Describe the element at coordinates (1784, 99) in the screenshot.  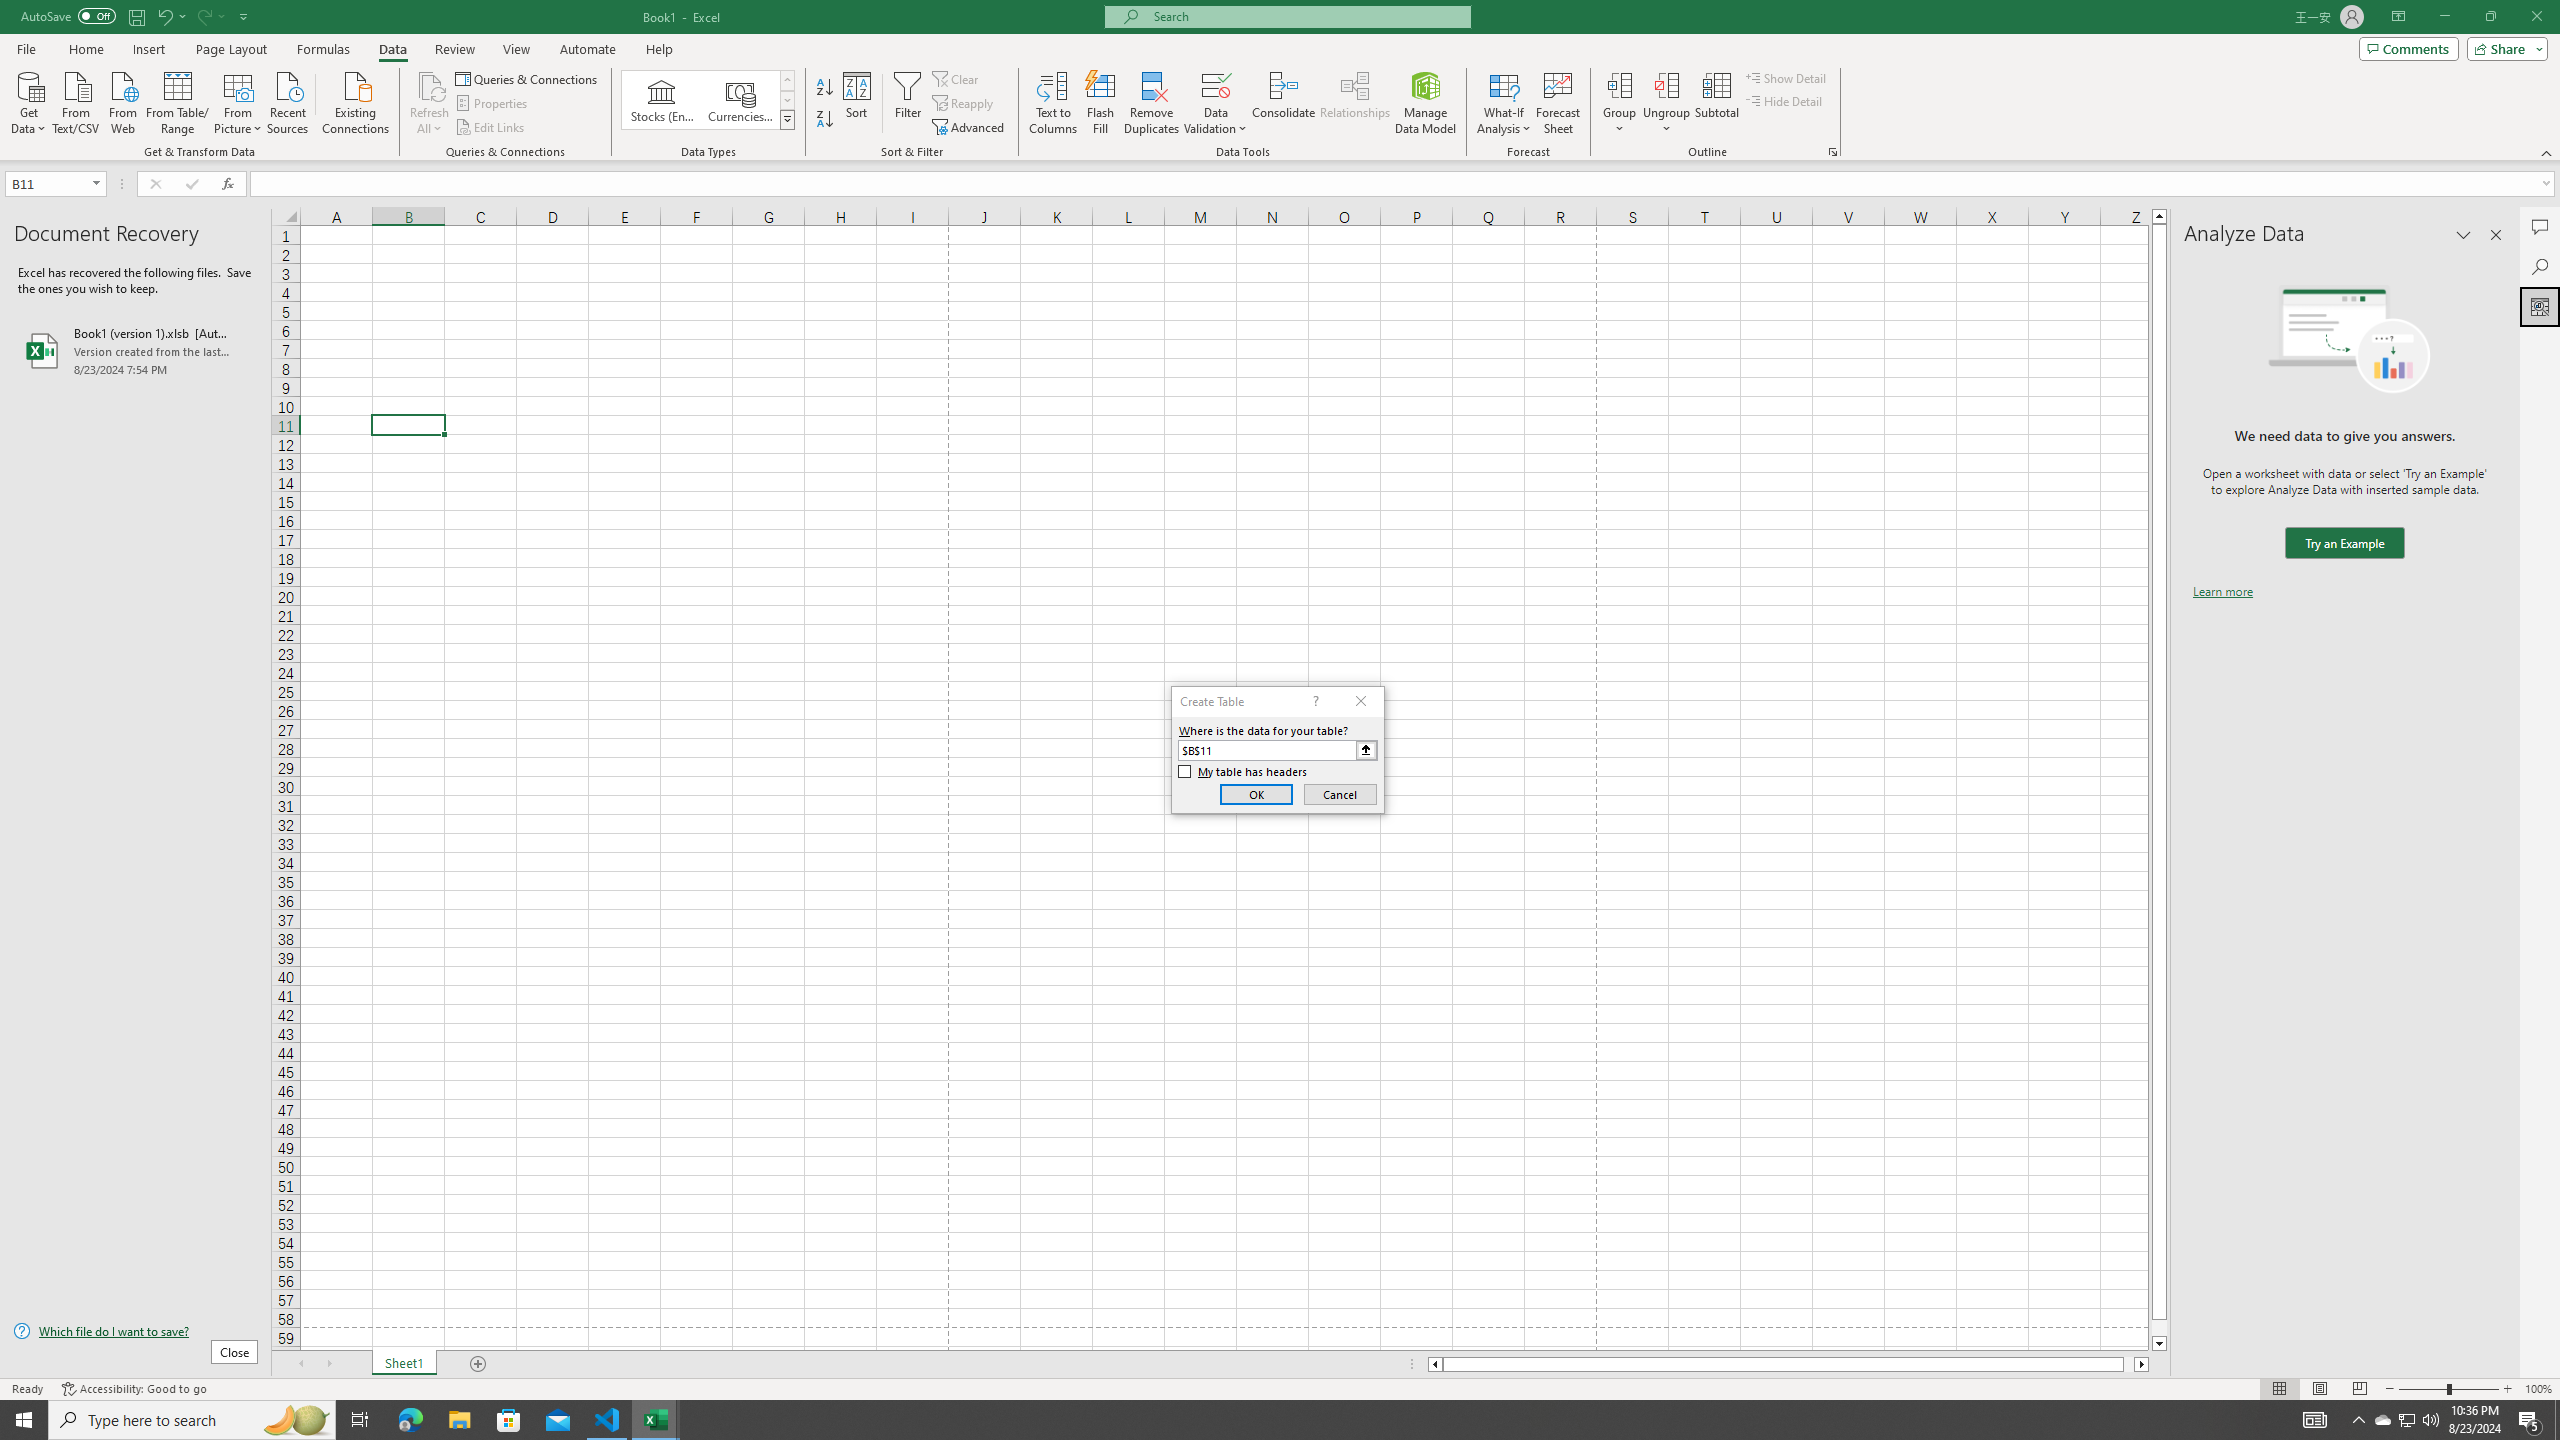
I see `'Hide Detail'` at that location.